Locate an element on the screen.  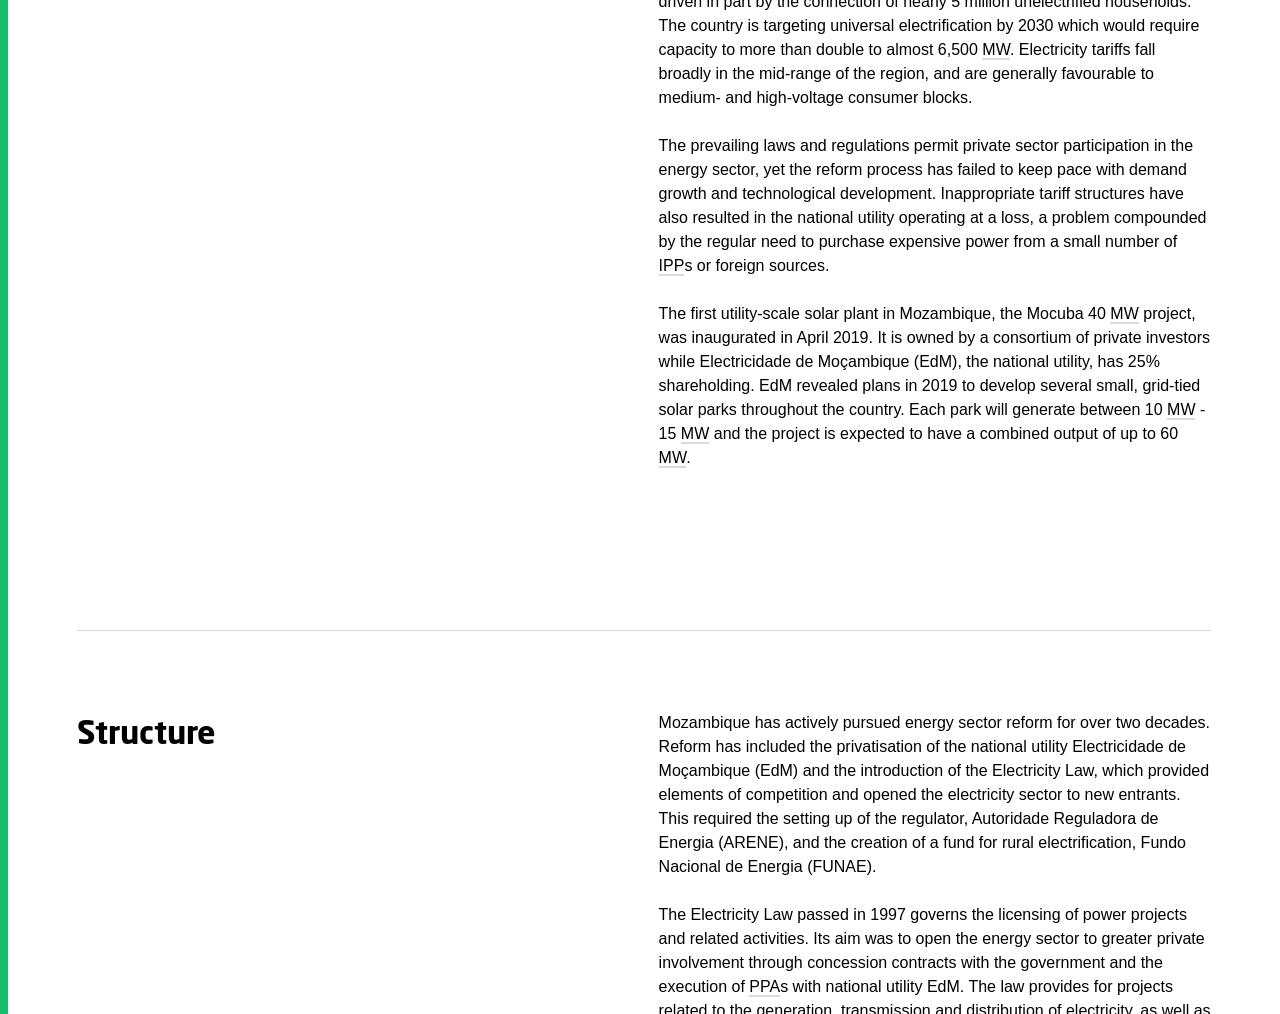
'. Electricity tariffs fall broadly in the mid-range of the region, and are generally favourable to medium- and high-voltage consumer blocks.' is located at coordinates (905, 72).